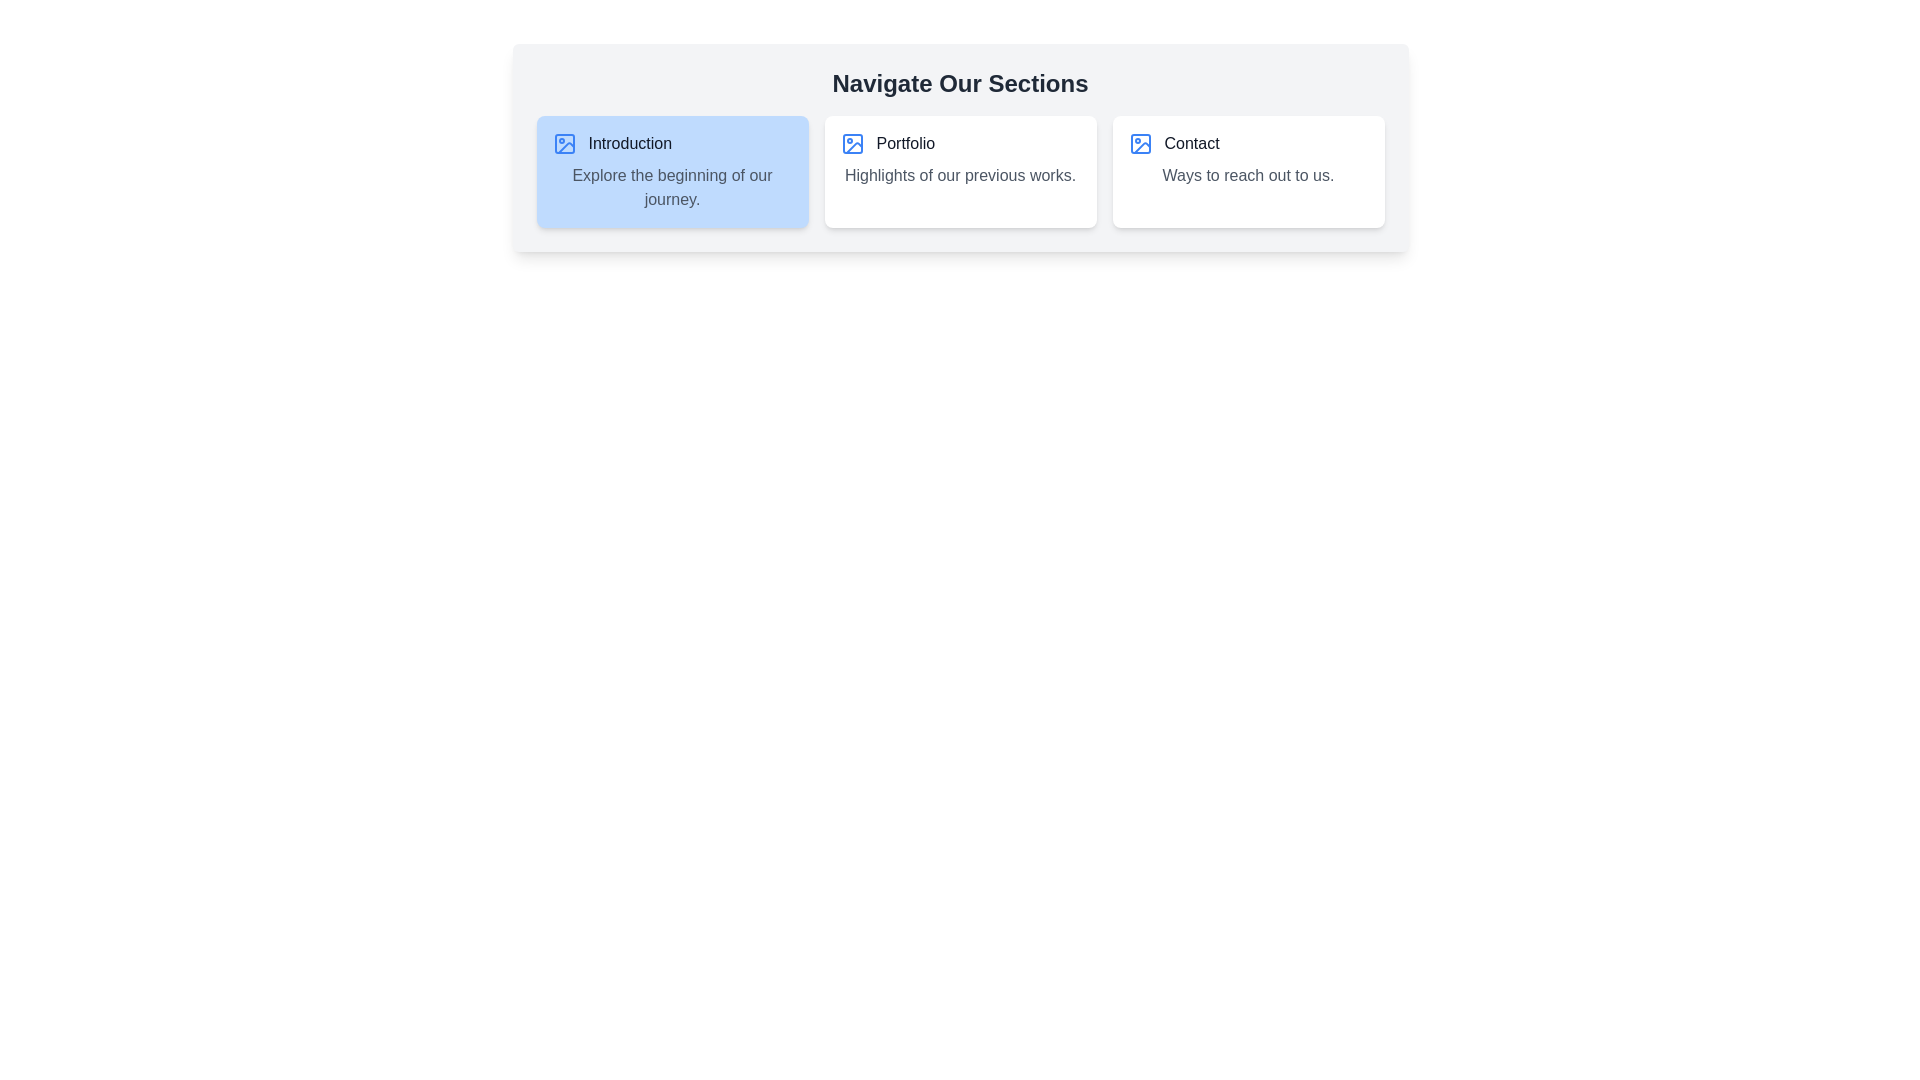  I want to click on the header text displaying 'Navigate Our Sections', which is bold and large, centered at the top of the interface, so click(960, 83).